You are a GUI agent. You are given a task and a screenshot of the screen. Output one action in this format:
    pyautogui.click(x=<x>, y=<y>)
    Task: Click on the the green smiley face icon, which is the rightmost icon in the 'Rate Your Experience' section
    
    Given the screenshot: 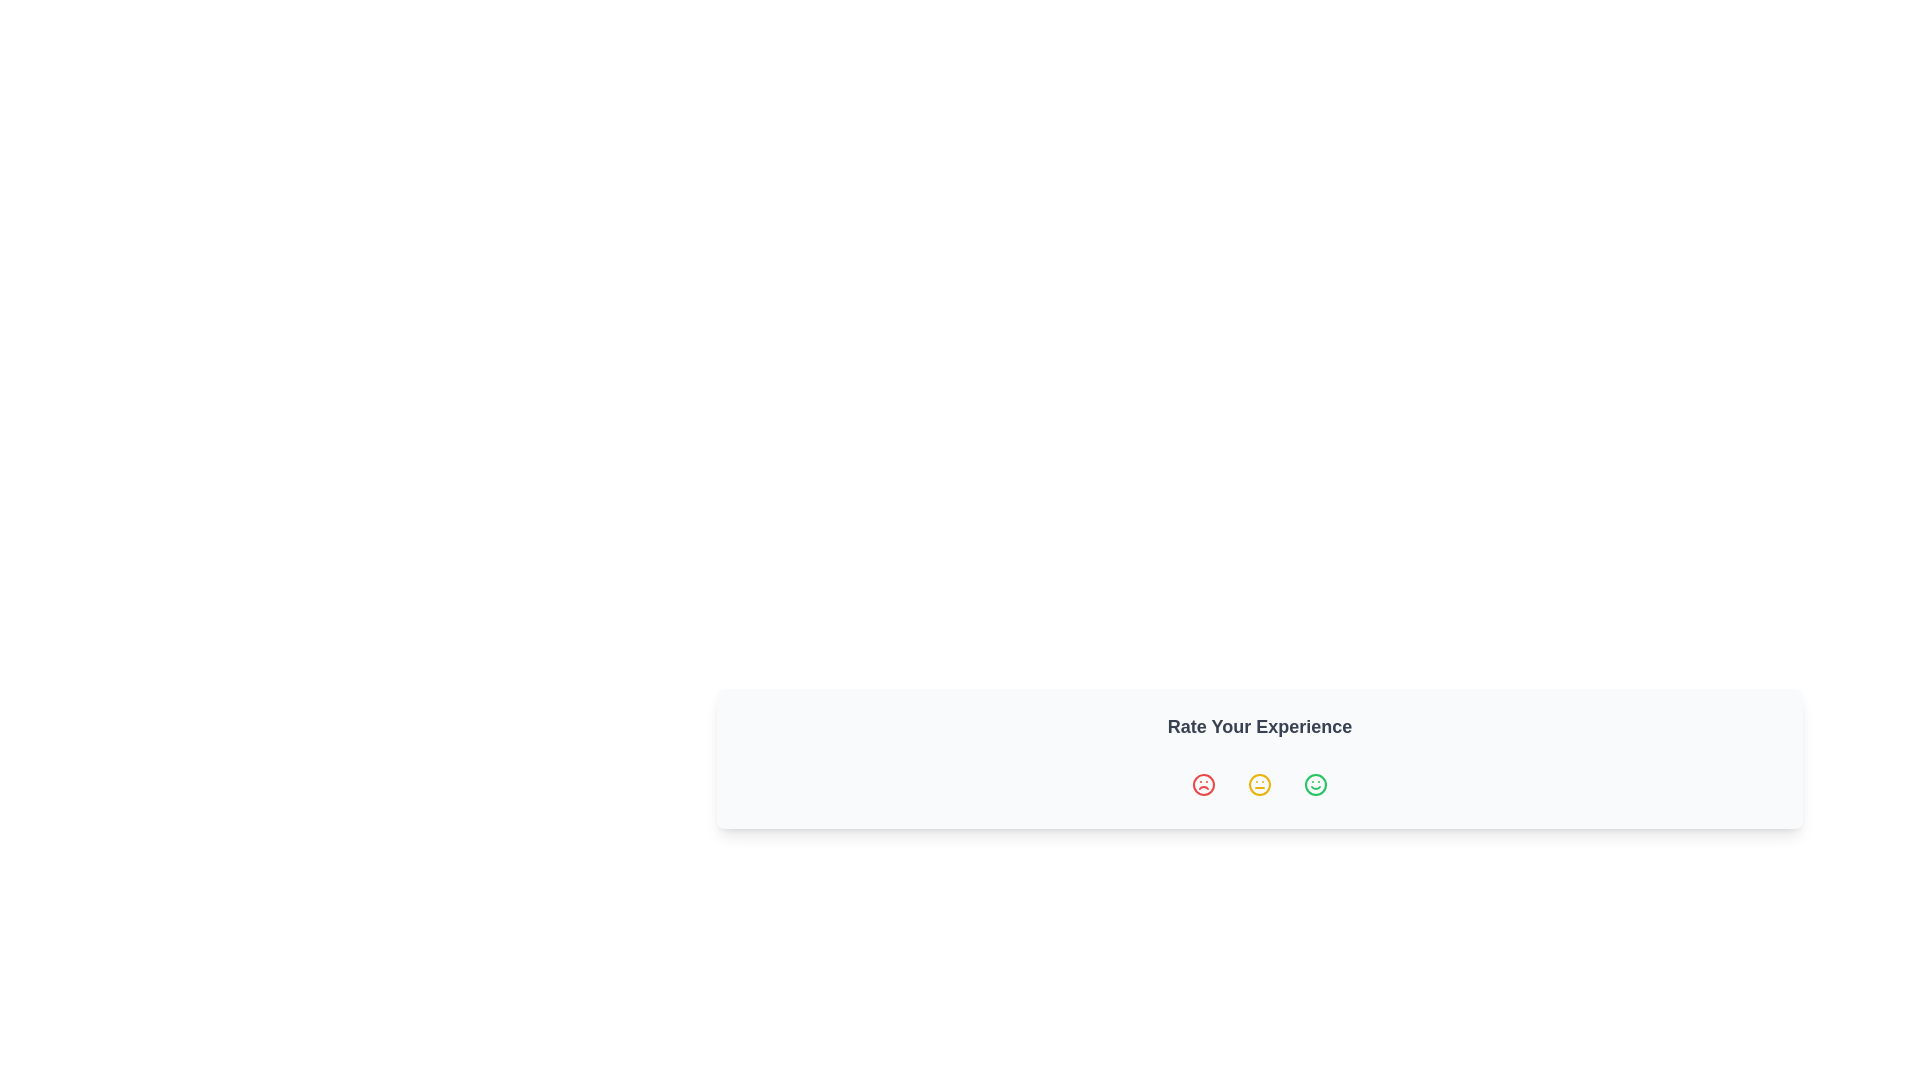 What is the action you would take?
    pyautogui.click(x=1315, y=784)
    